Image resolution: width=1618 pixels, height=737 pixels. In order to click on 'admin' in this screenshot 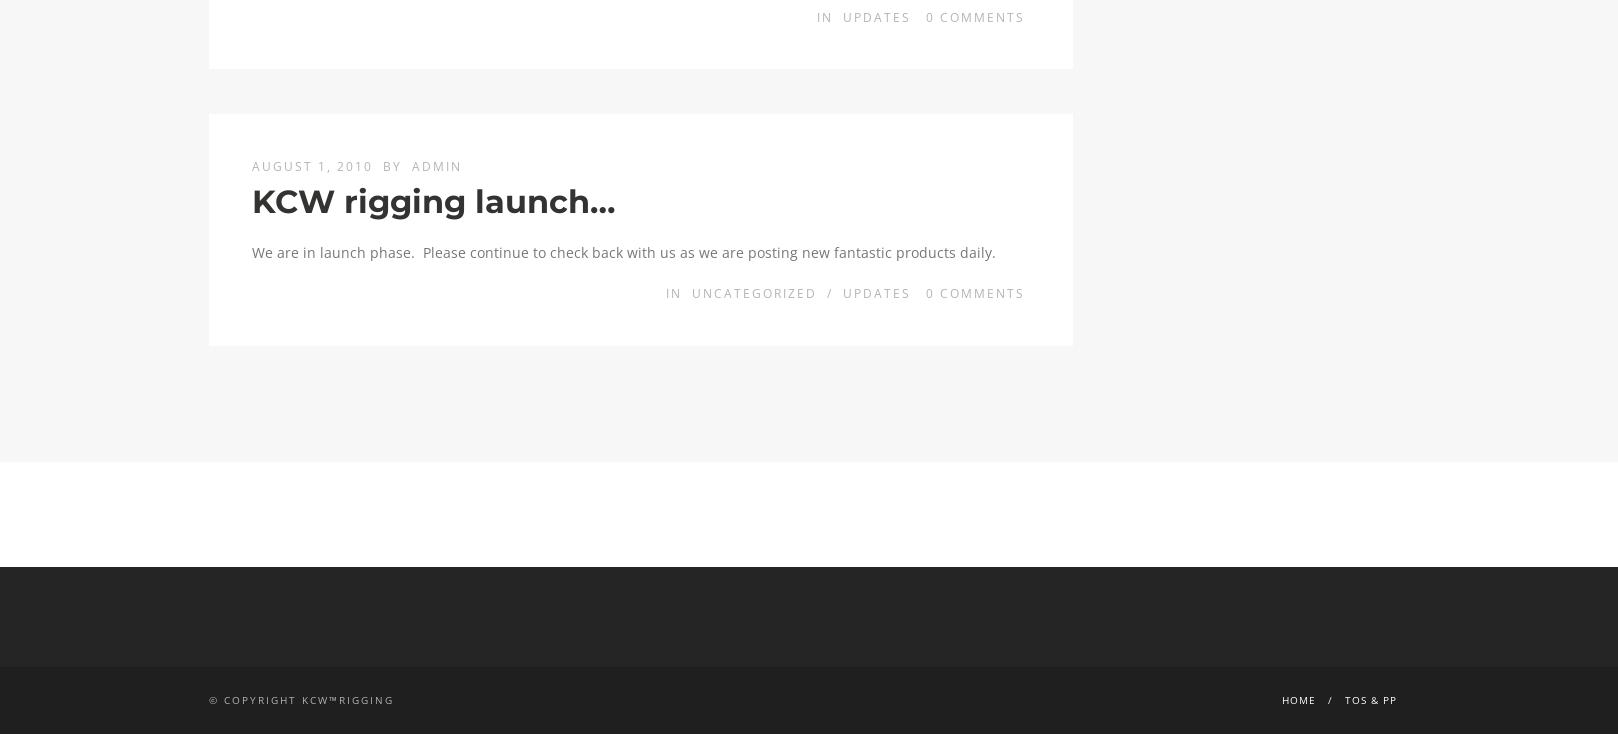, I will do `click(436, 164)`.